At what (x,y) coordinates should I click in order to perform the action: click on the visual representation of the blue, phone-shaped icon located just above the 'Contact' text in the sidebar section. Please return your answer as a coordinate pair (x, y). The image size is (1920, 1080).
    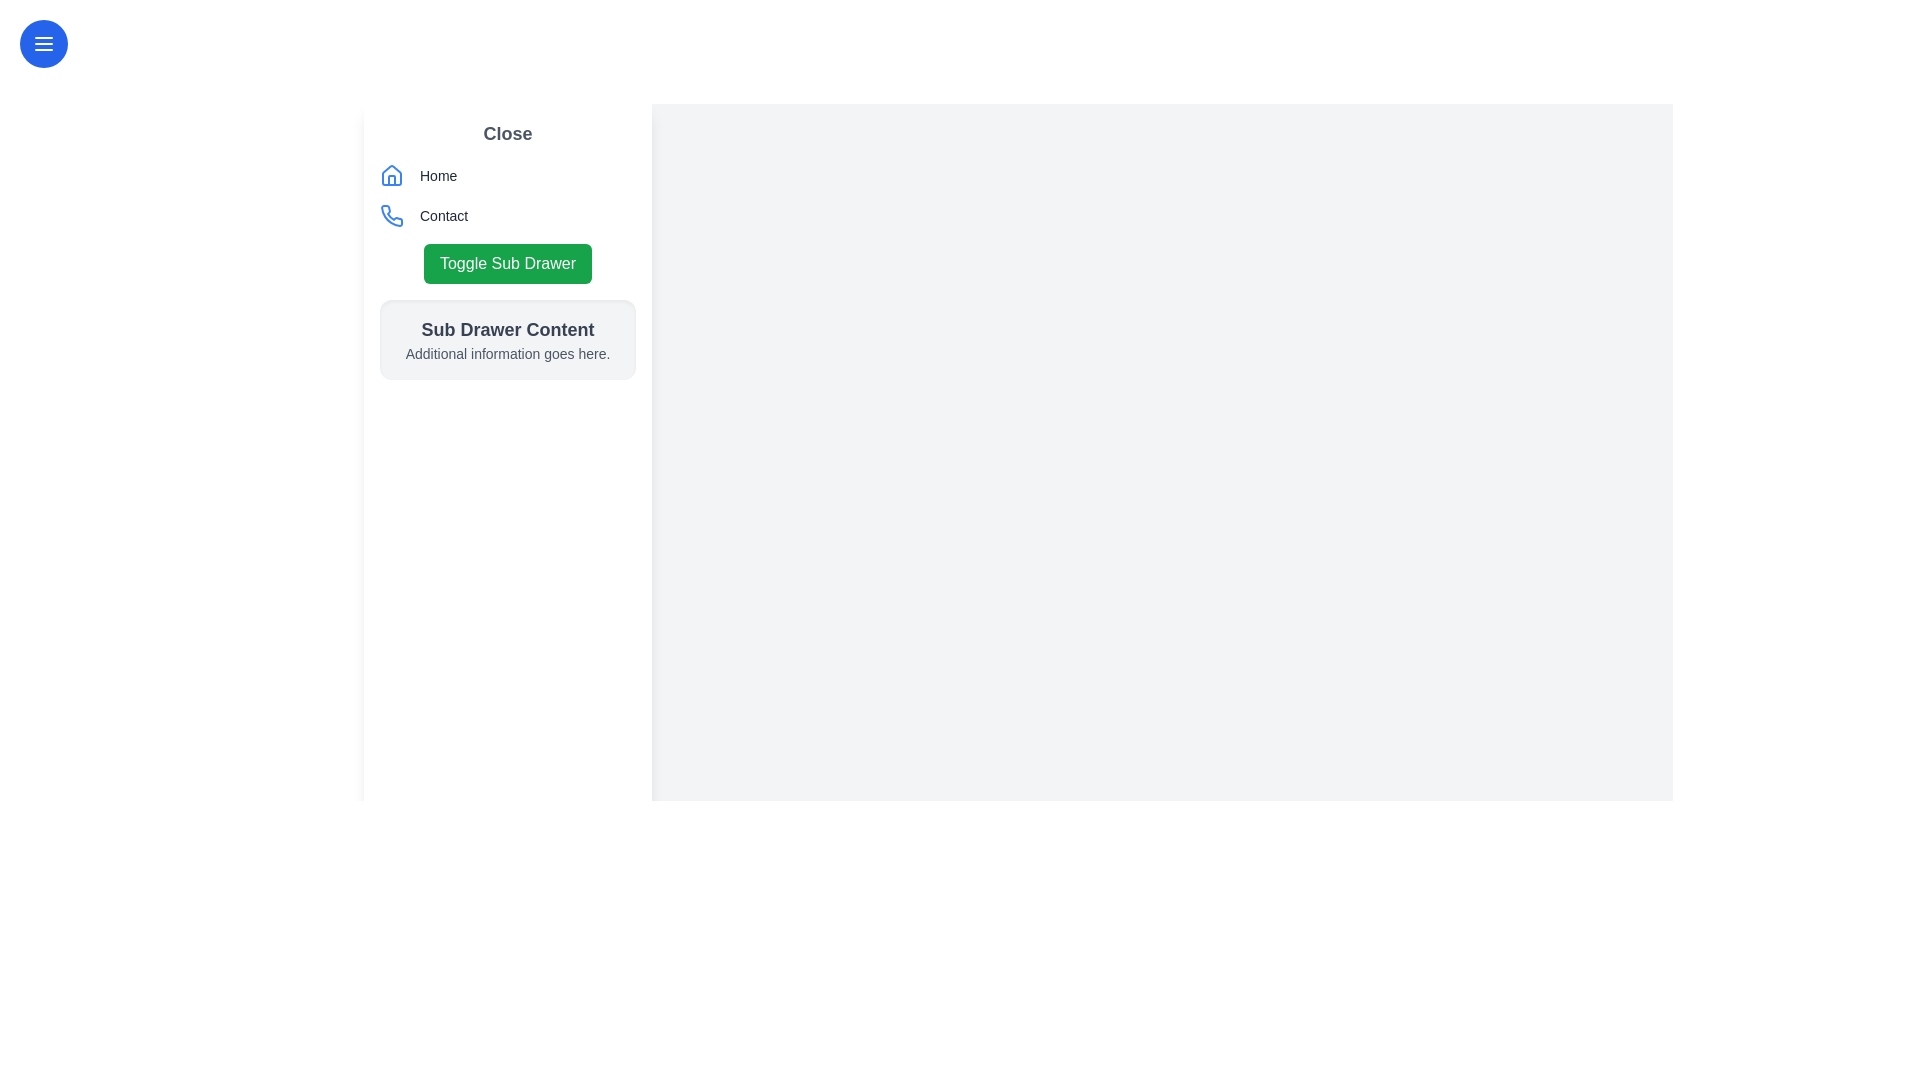
    Looking at the image, I should click on (392, 216).